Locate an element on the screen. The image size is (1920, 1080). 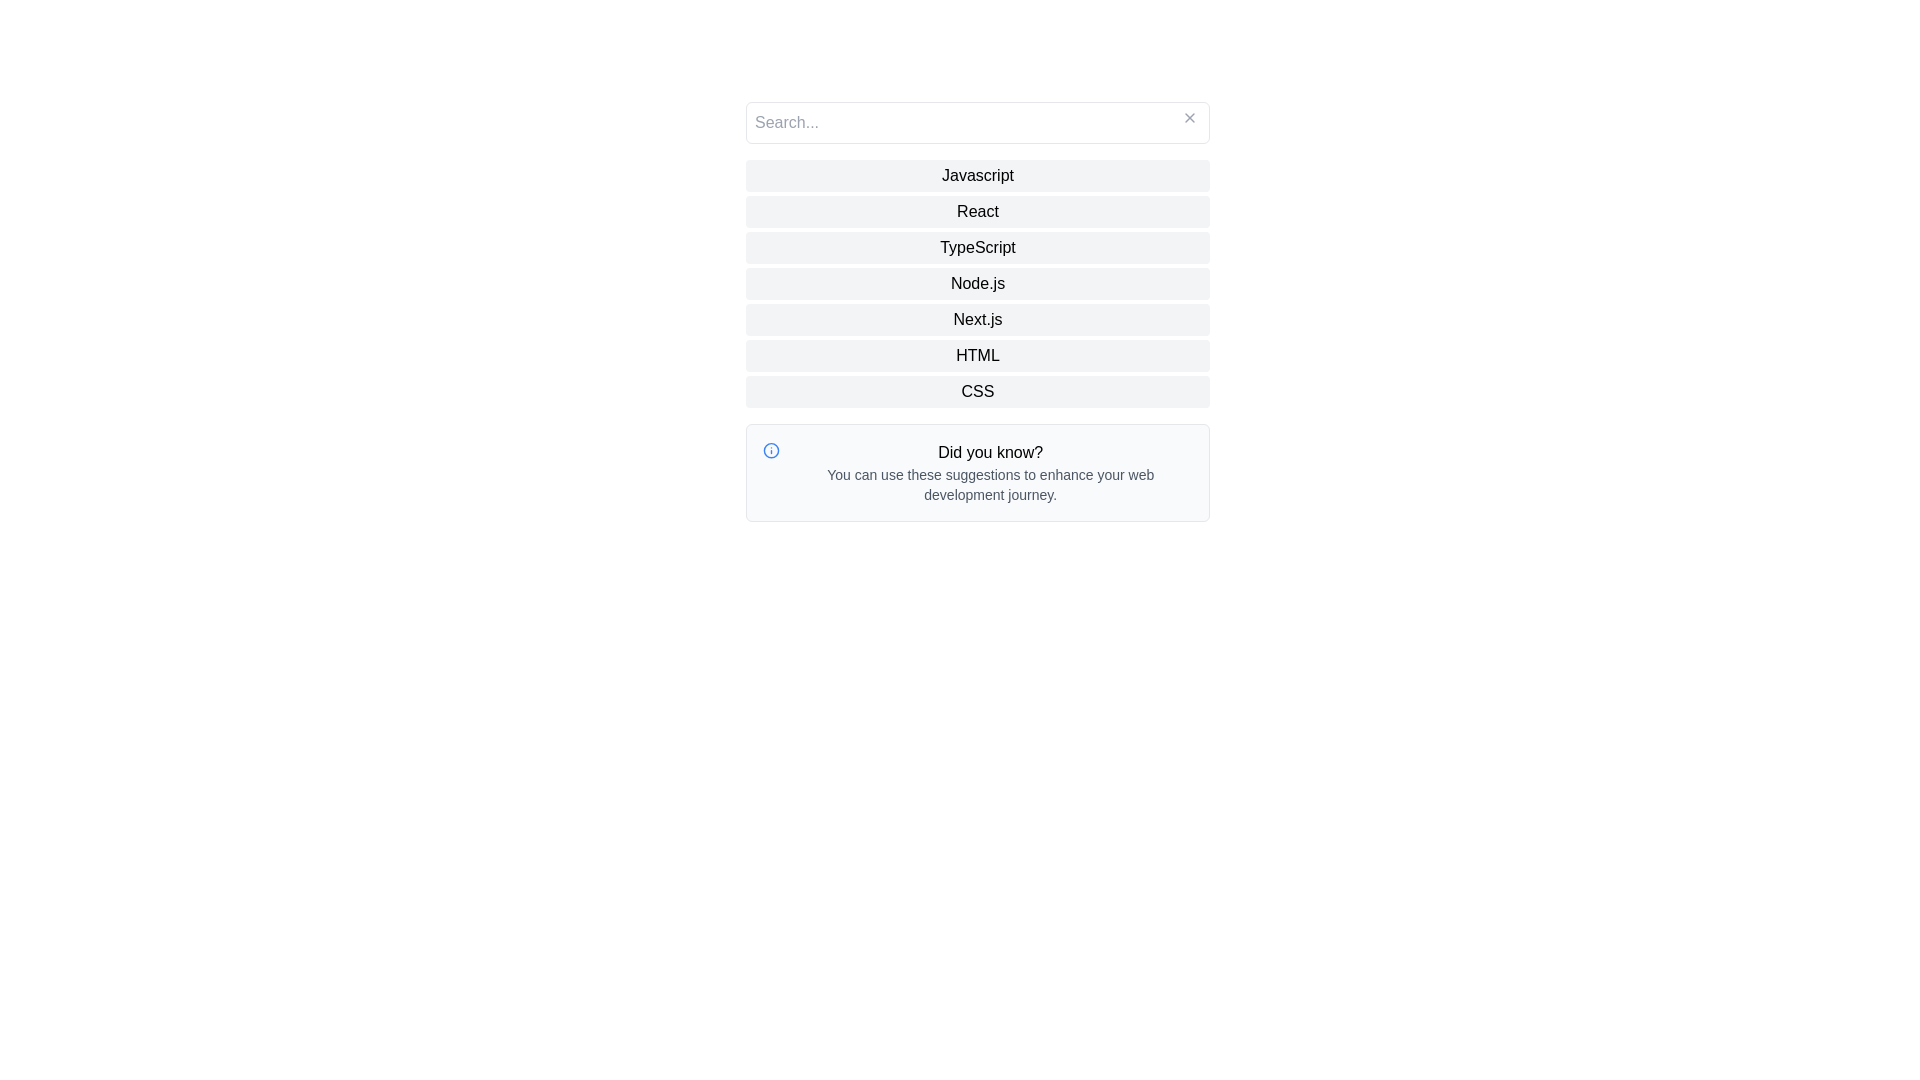
the 'Node.js' selectable list item, which is the fourth item in a vertical list of seven, positioned centrally with a light gray background and rounded corners is located at coordinates (978, 284).